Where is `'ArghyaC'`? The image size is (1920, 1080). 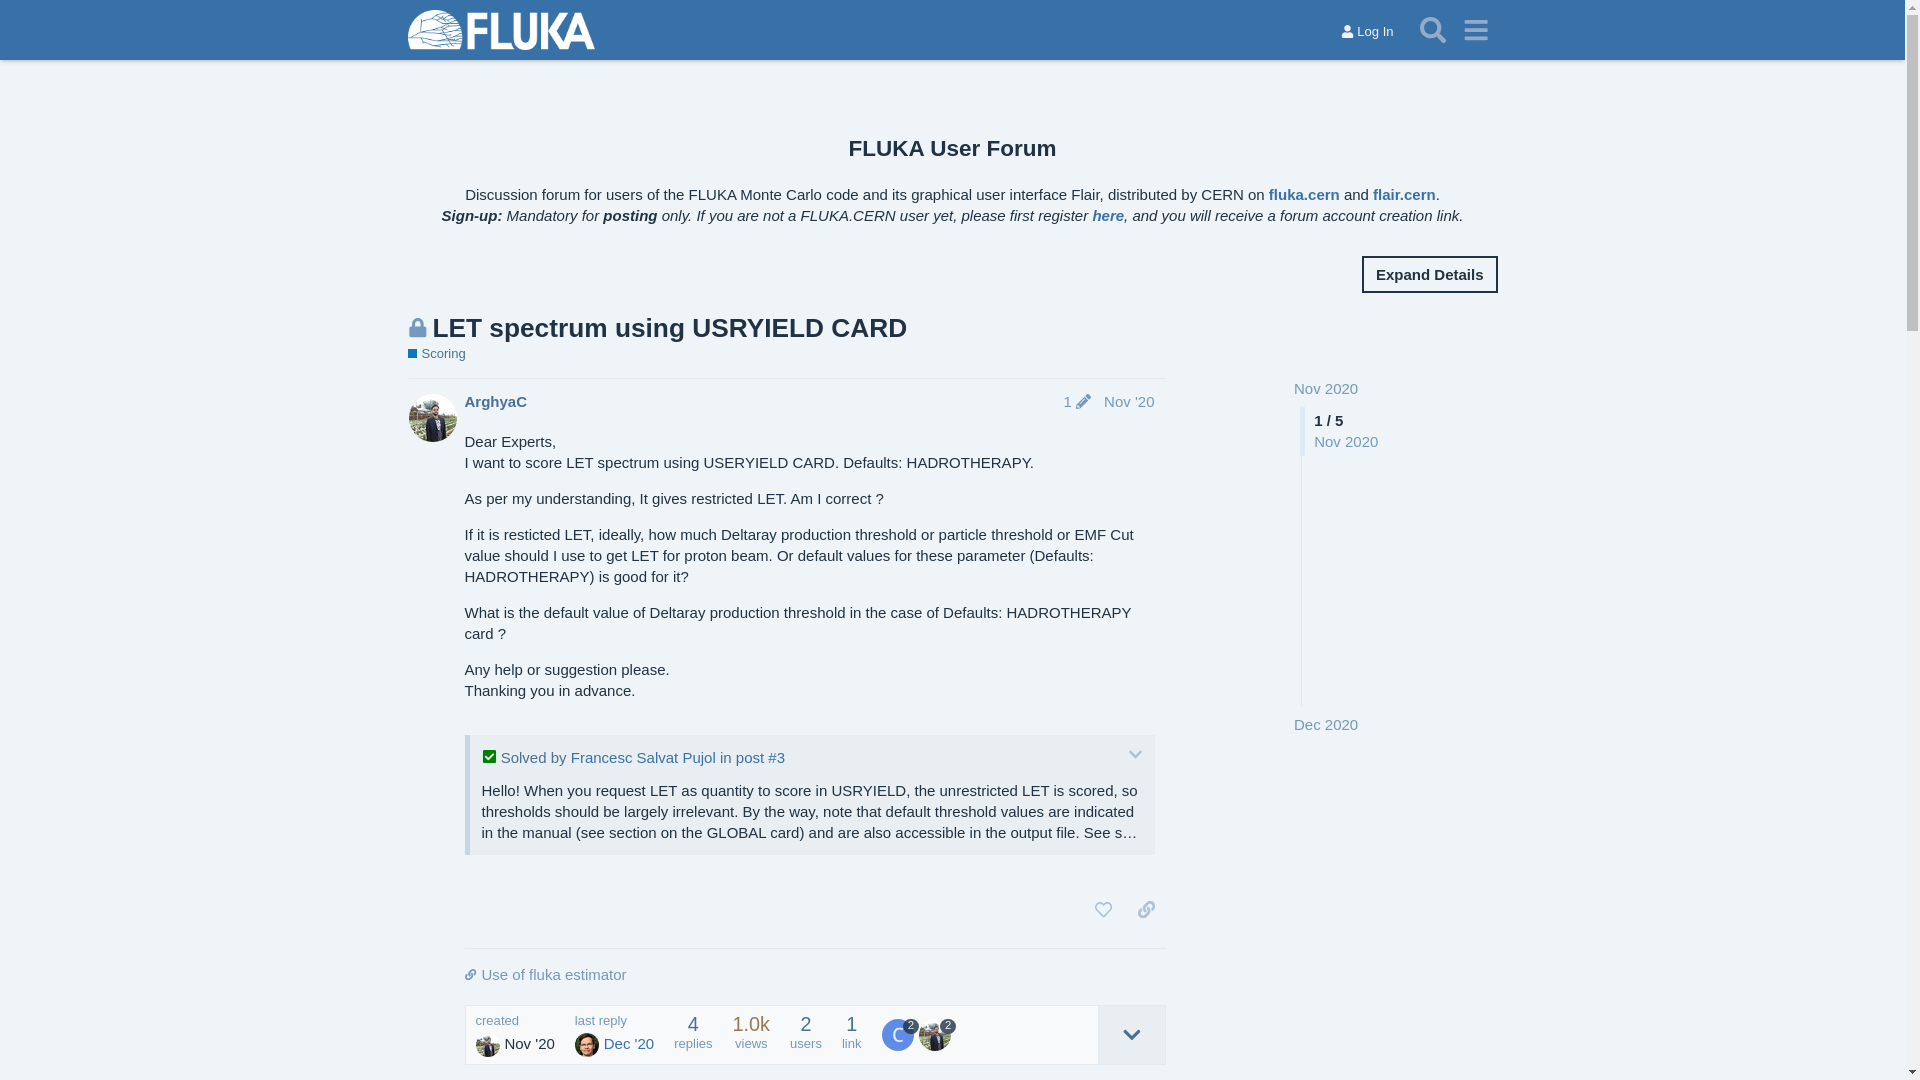
'ArghyaC' is located at coordinates (474, 1044).